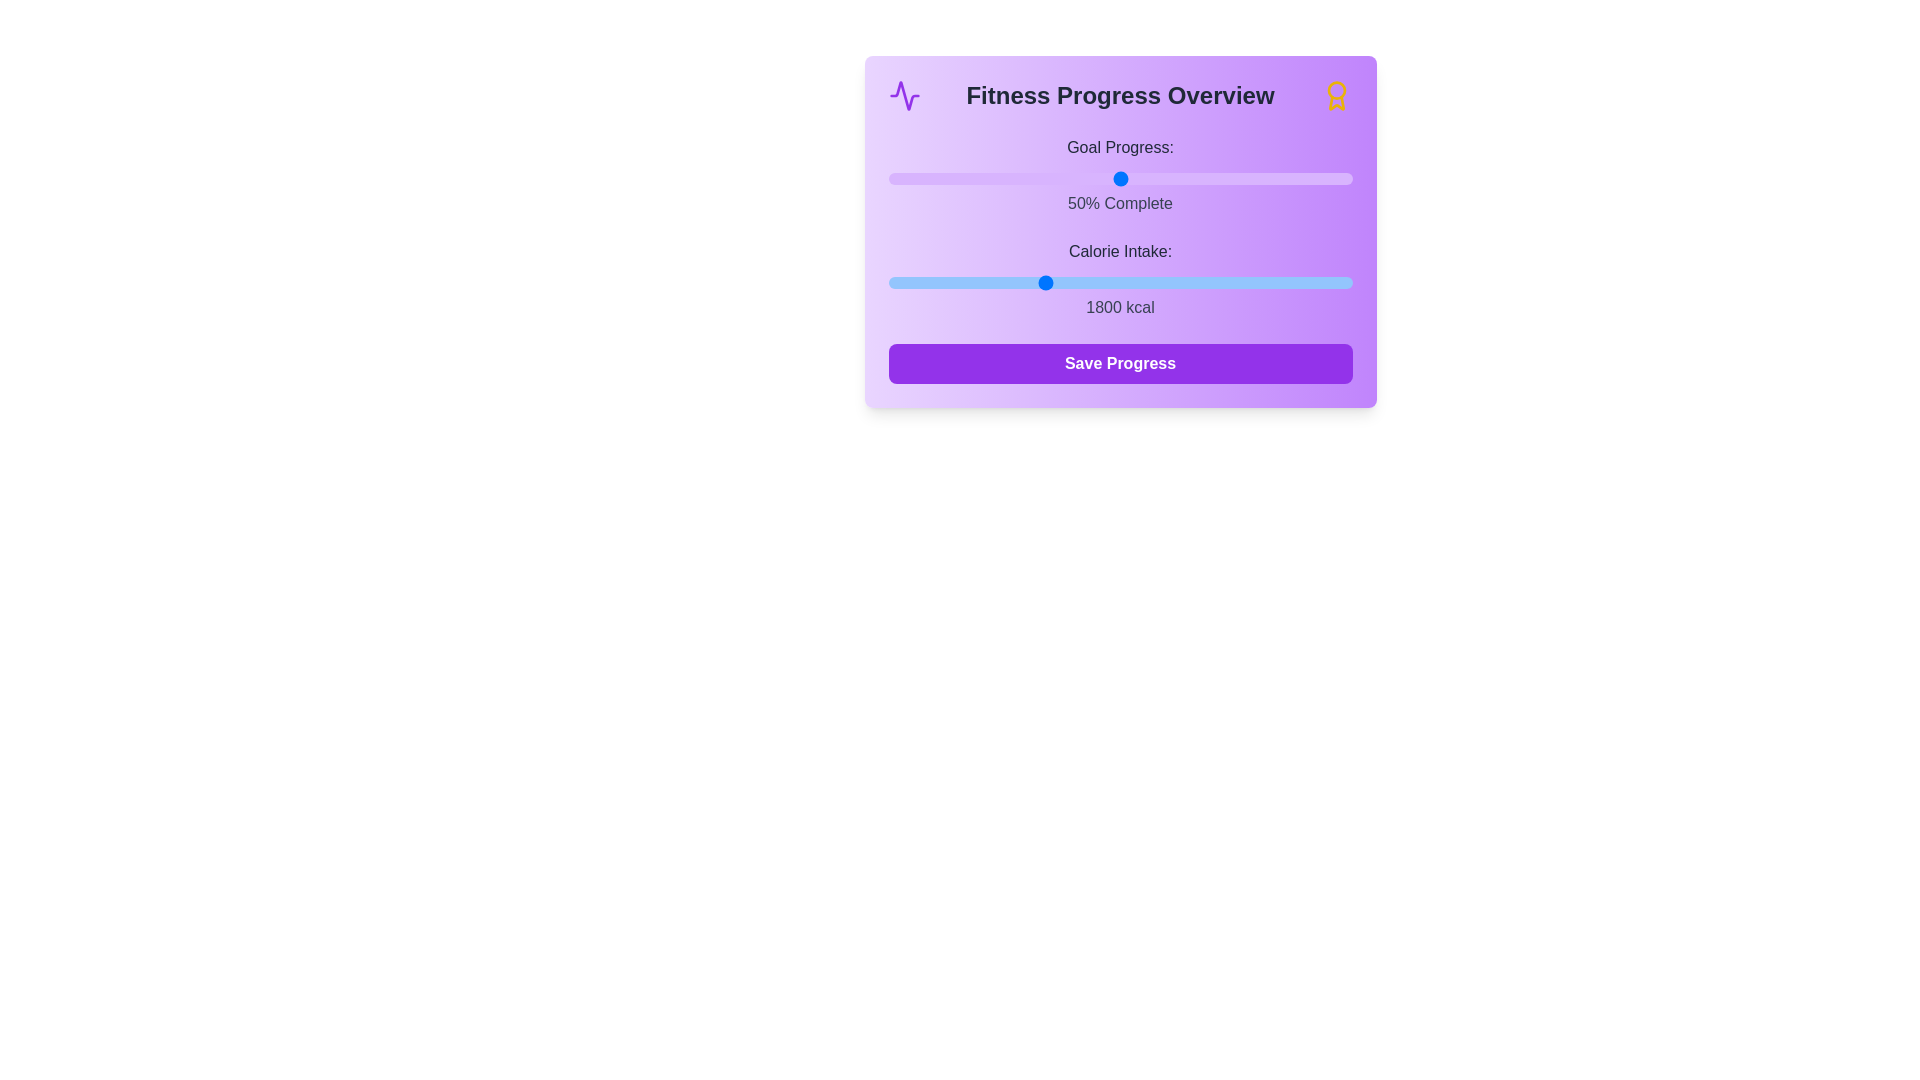 The height and width of the screenshot is (1080, 1920). I want to click on the Range slider input element located below the label 'Calorie Intake:' and above '1800 kcal' in the 'Fitness Progress Overview' panel, so click(1120, 282).